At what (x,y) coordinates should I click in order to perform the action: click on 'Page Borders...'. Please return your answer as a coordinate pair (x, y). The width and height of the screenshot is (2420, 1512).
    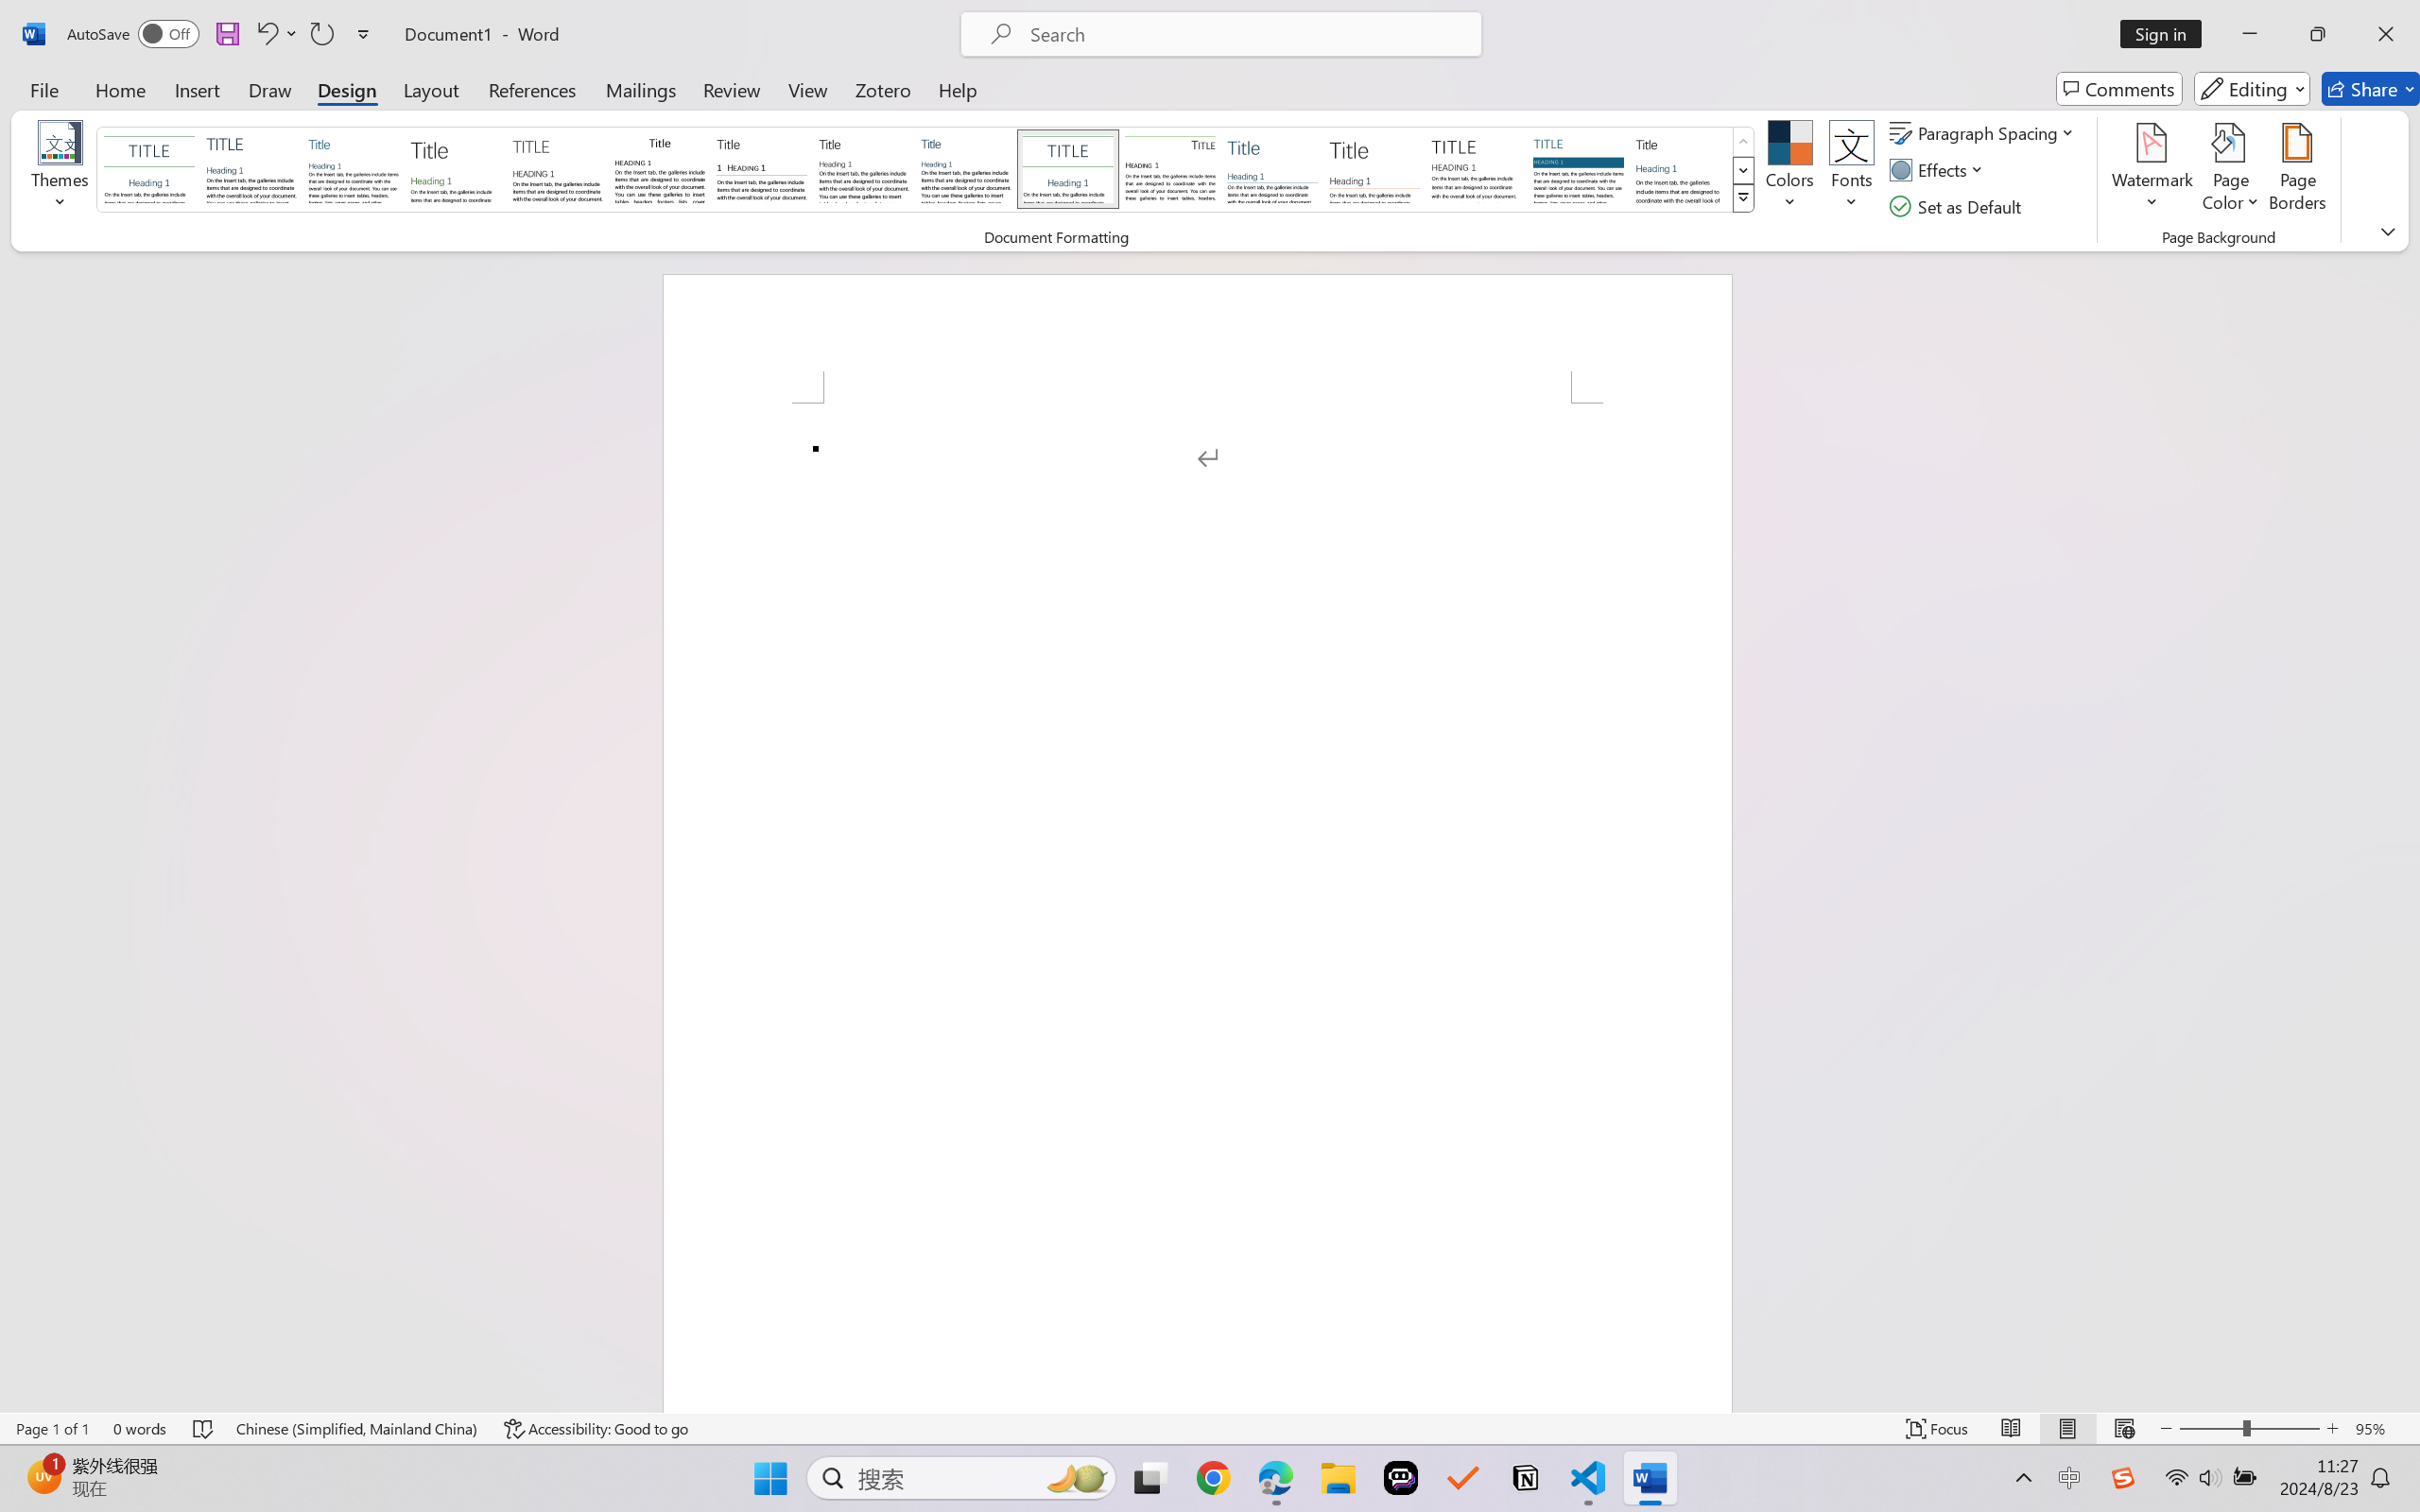
    Looking at the image, I should click on (2296, 170).